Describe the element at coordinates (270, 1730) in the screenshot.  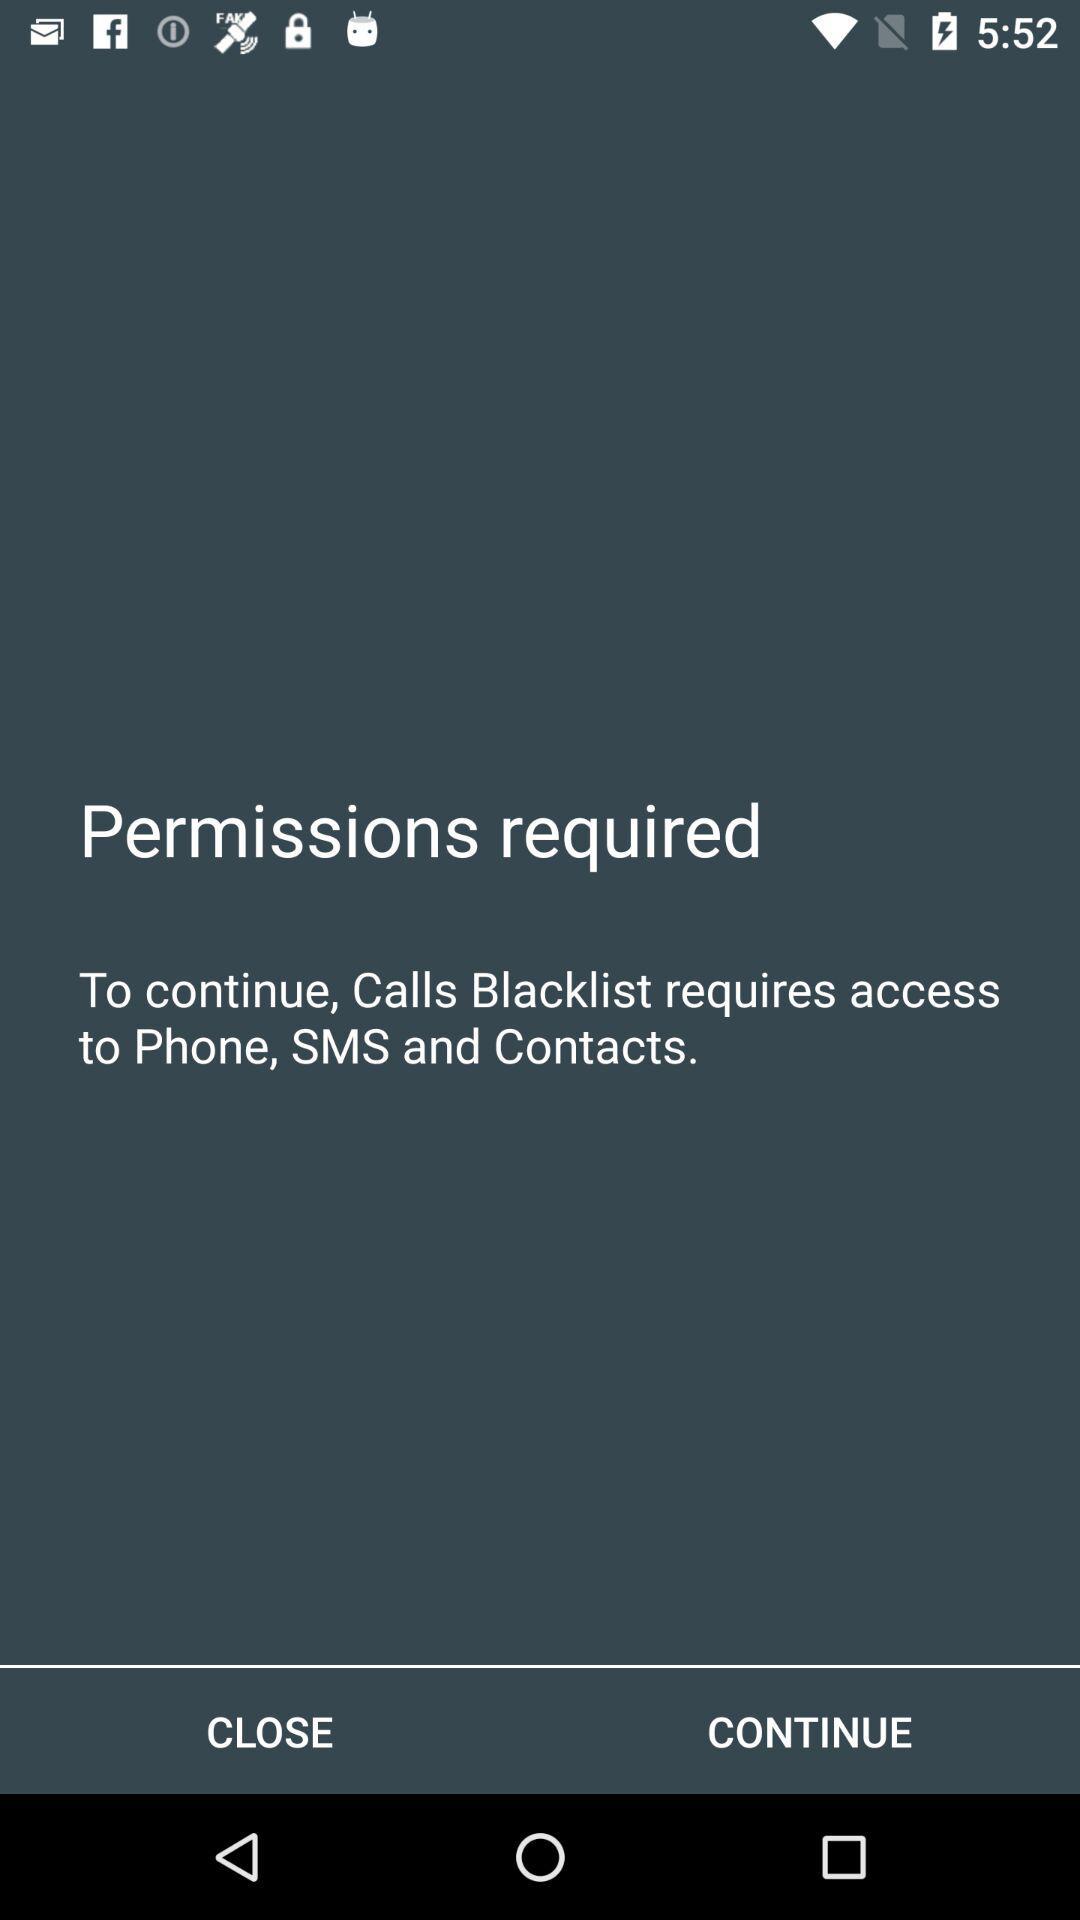
I see `icon at the bottom left corner` at that location.